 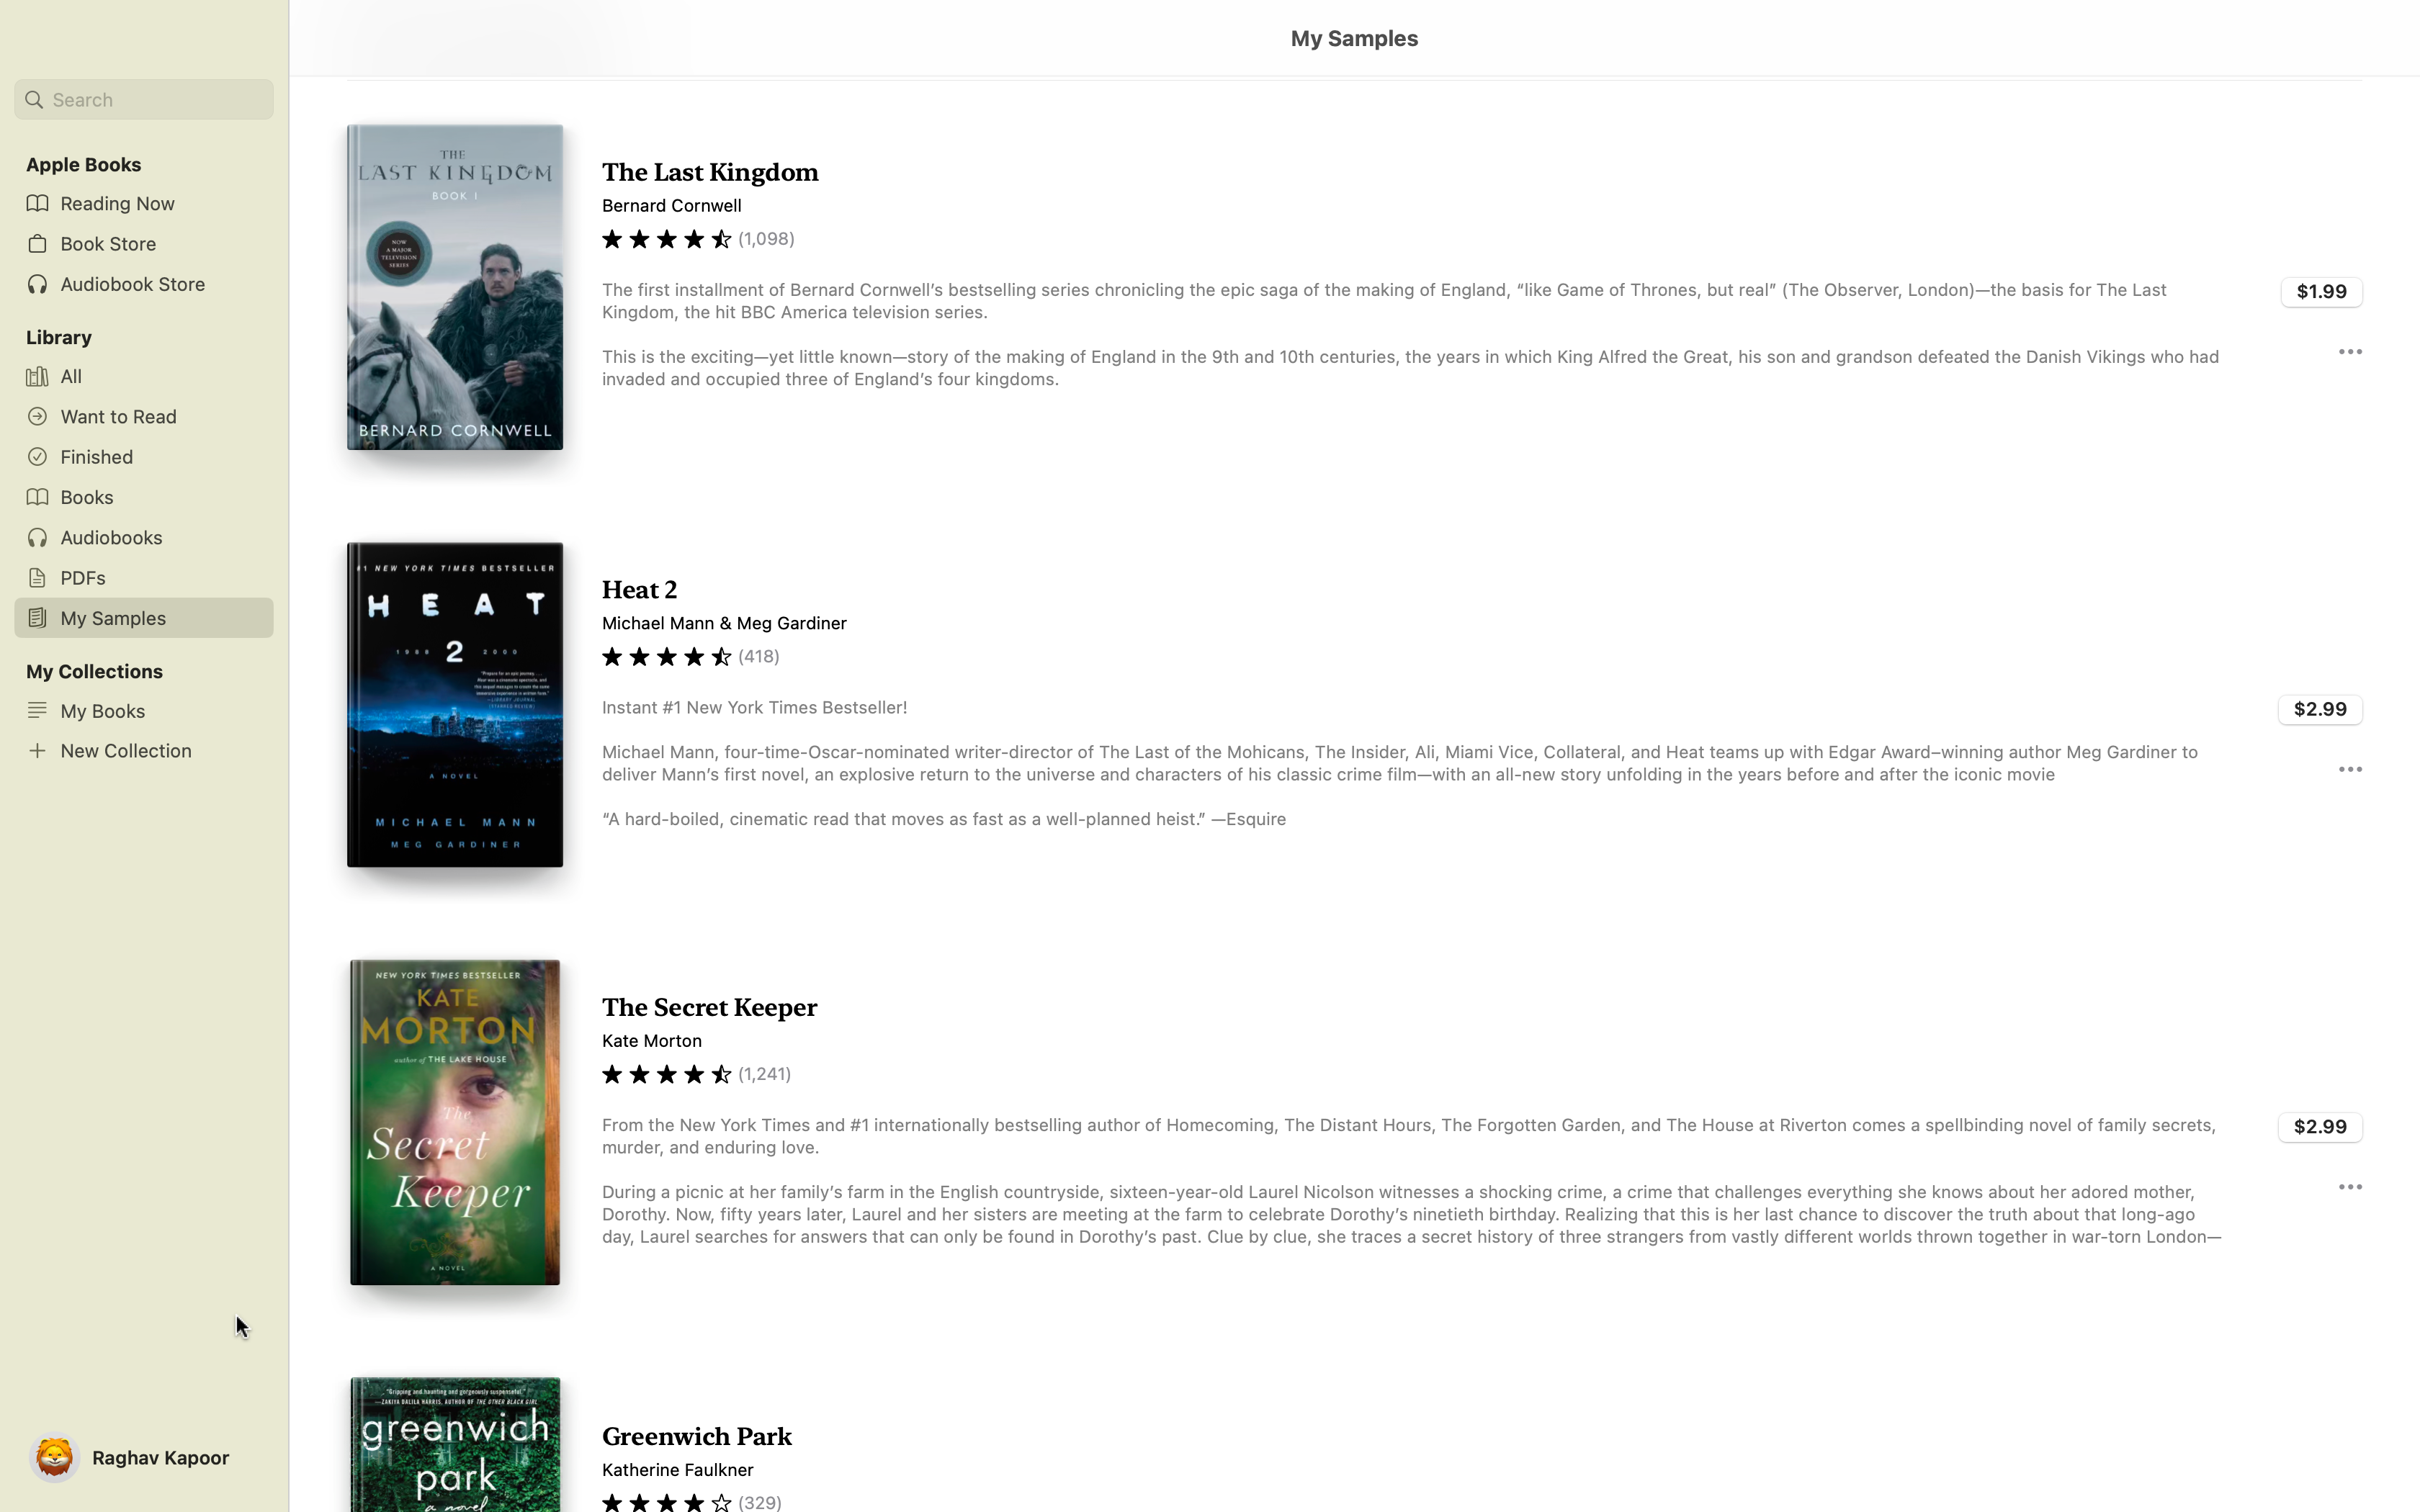 What do you see at coordinates (2321, 708) in the screenshot?
I see `Make the purchase of "Heat 2" book` at bounding box center [2321, 708].